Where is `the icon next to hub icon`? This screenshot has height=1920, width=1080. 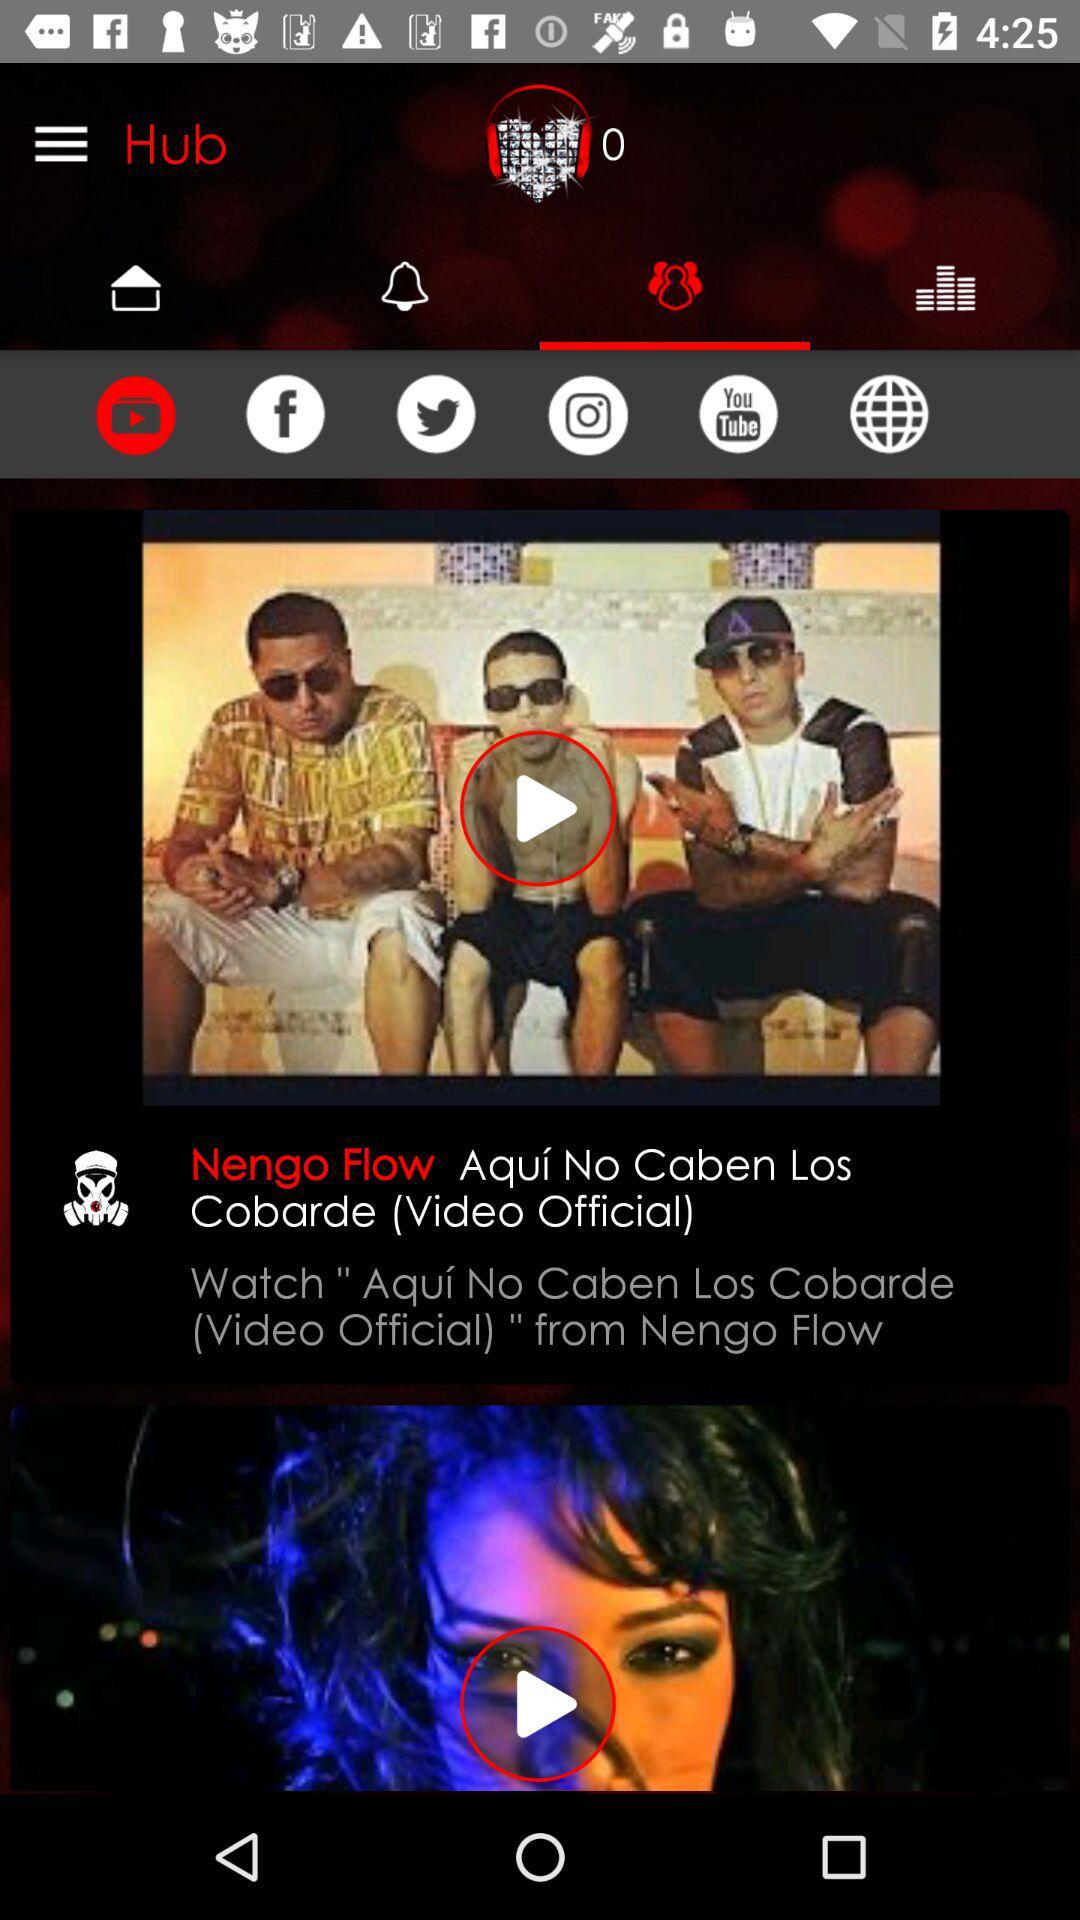 the icon next to hub icon is located at coordinates (60, 142).